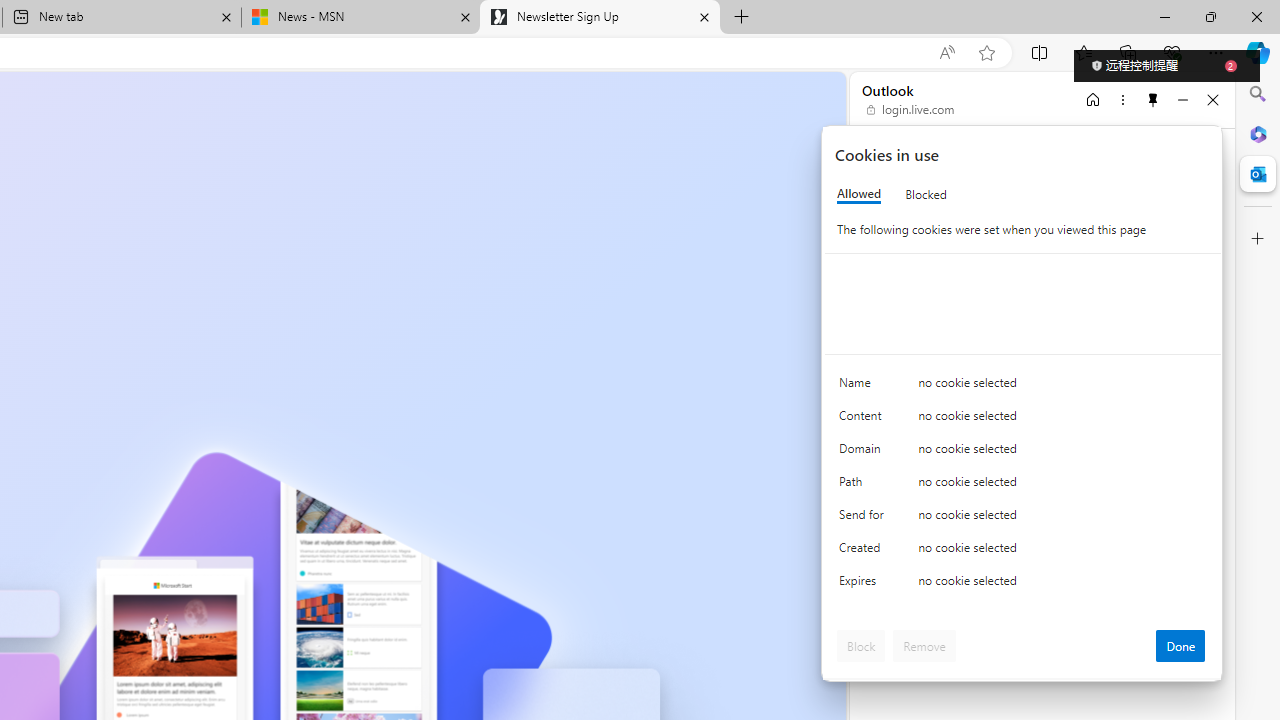 The image size is (1280, 720). What do you see at coordinates (865, 486) in the screenshot?
I see `'Path'` at bounding box center [865, 486].